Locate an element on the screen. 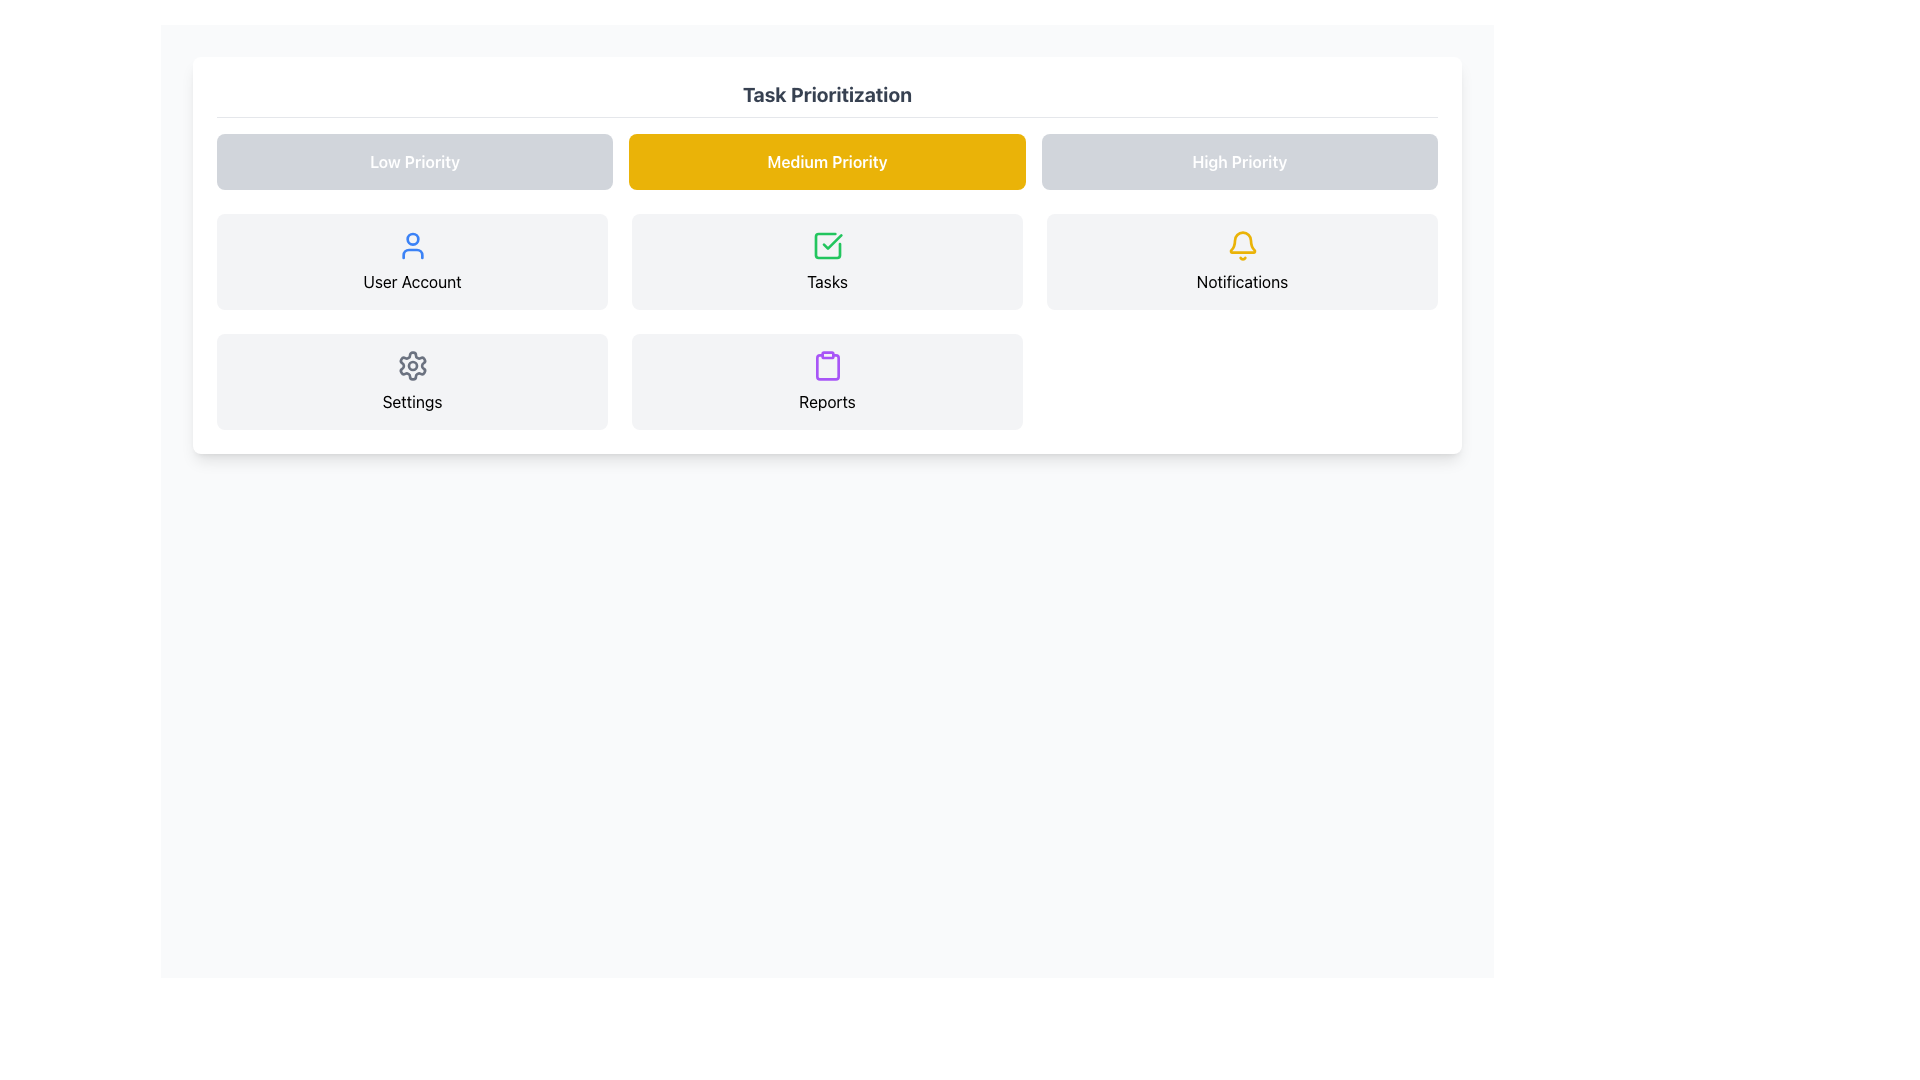 This screenshot has height=1080, width=1920. the button labeled 'Medium Priority', which has a warm yellow background and white bold text is located at coordinates (827, 161).